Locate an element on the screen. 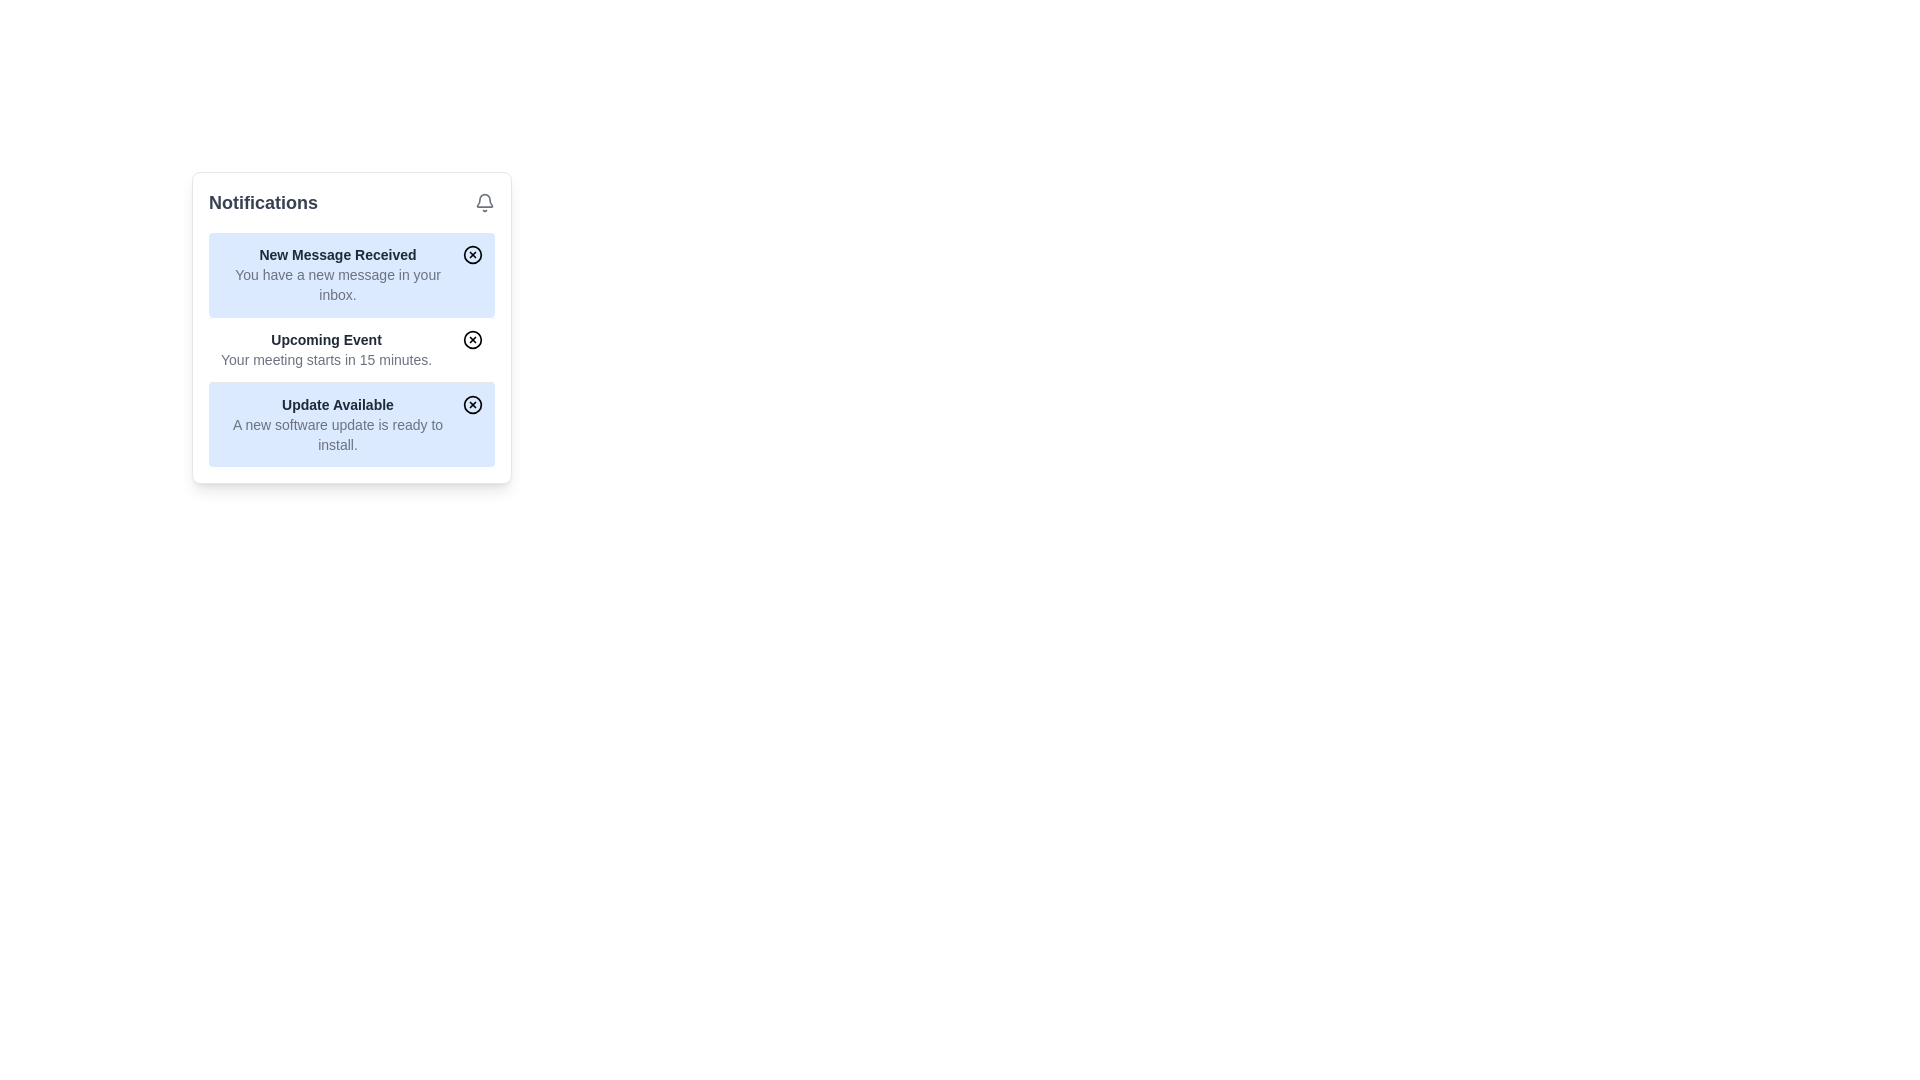 The width and height of the screenshot is (1920, 1080). notification card displaying 'New Message Received' and 'You have a new message in your inbox.' is located at coordinates (351, 274).